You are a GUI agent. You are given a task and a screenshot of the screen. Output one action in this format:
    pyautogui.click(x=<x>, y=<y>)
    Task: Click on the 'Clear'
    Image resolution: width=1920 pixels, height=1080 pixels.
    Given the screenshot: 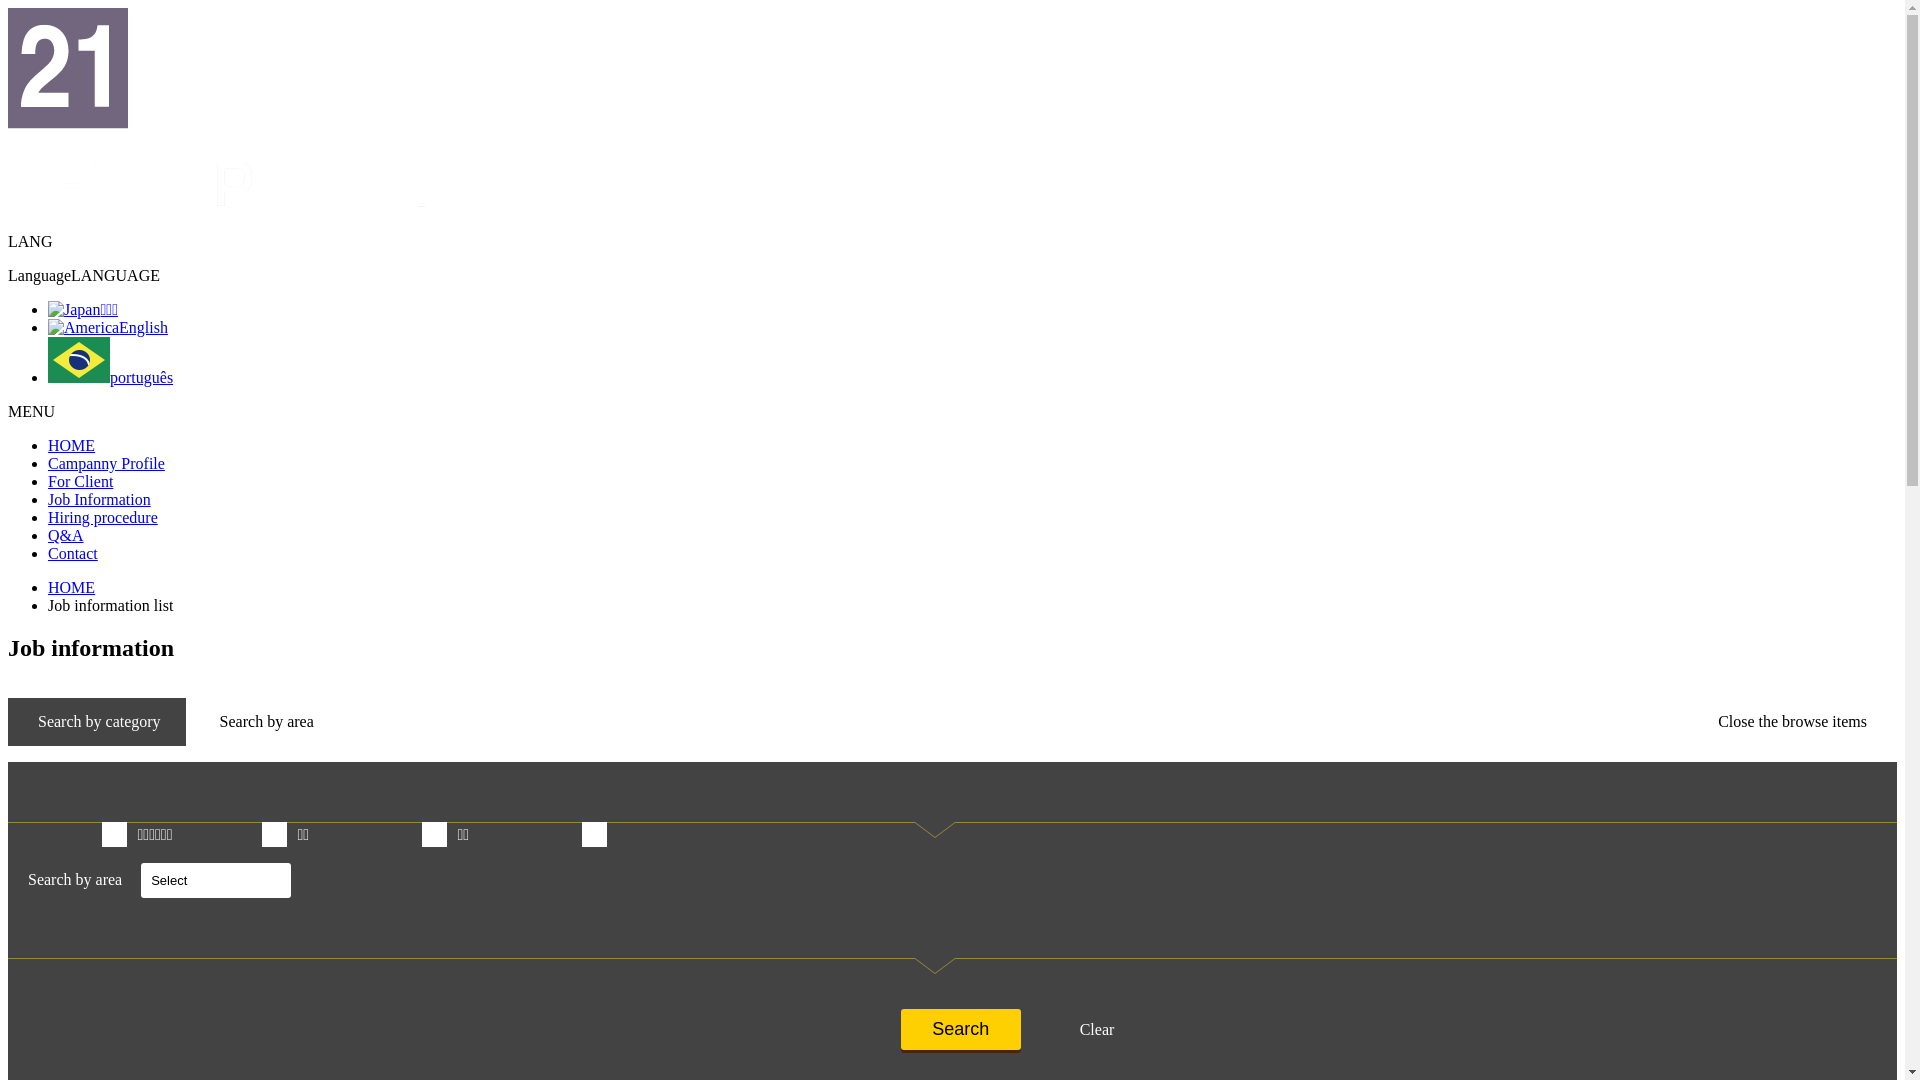 What is the action you would take?
    pyautogui.click(x=1093, y=1029)
    